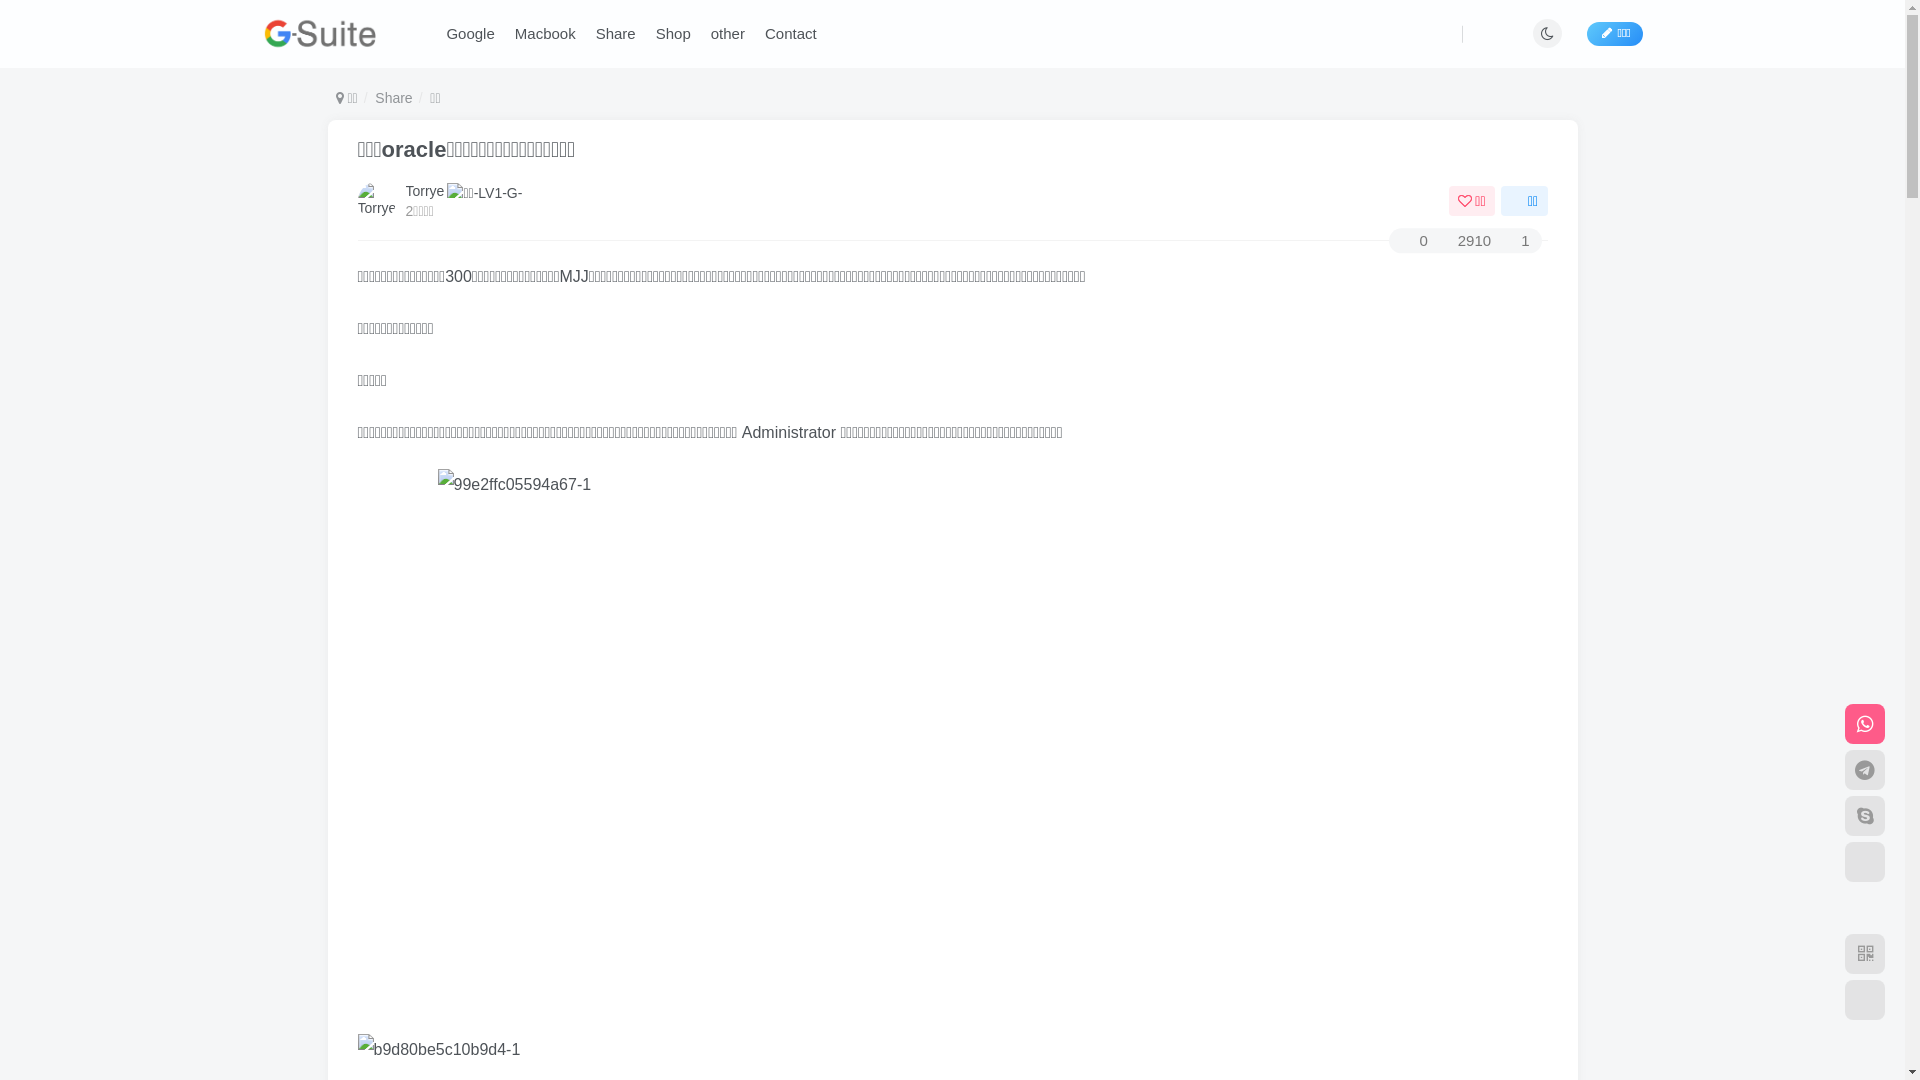 This screenshot has height=1080, width=1920. Describe the element at coordinates (790, 34) in the screenshot. I see `'Contact'` at that location.